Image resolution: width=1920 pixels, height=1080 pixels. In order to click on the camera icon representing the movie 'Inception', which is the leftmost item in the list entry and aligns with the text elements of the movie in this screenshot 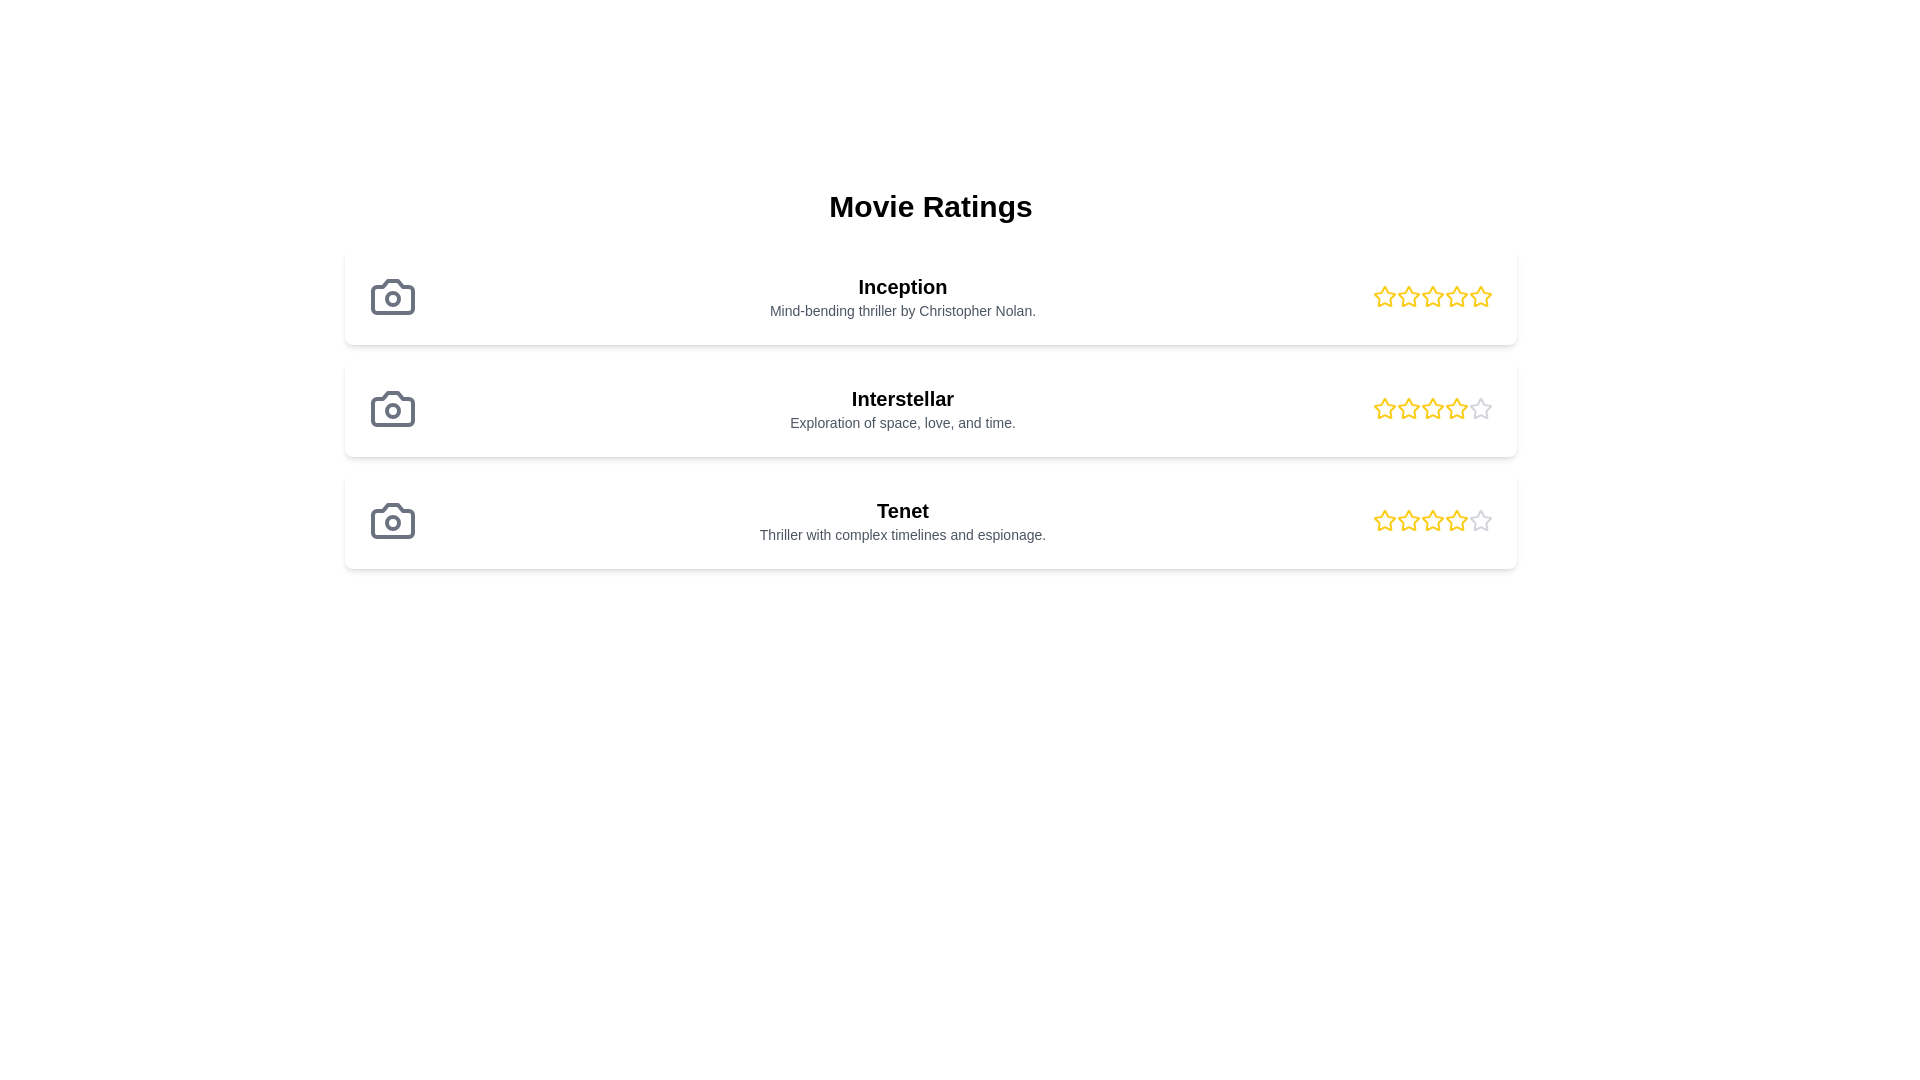, I will do `click(393, 297)`.